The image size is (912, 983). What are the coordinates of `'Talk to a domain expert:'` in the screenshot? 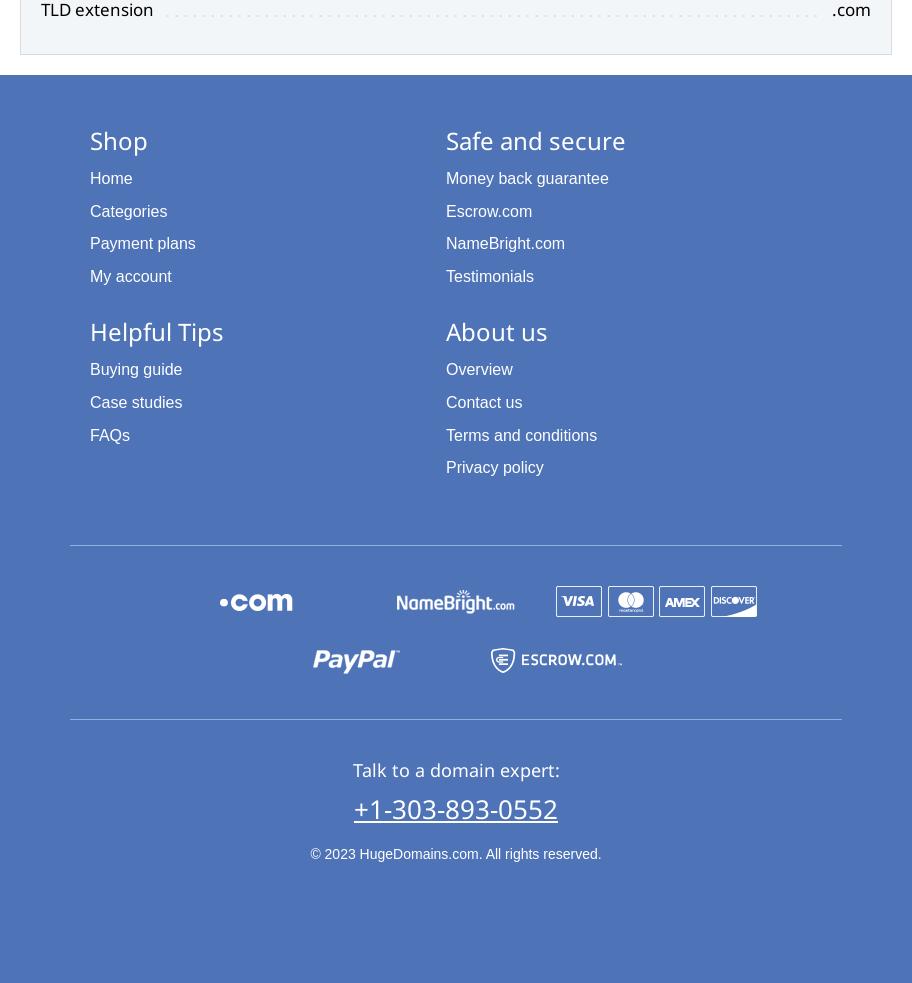 It's located at (454, 768).